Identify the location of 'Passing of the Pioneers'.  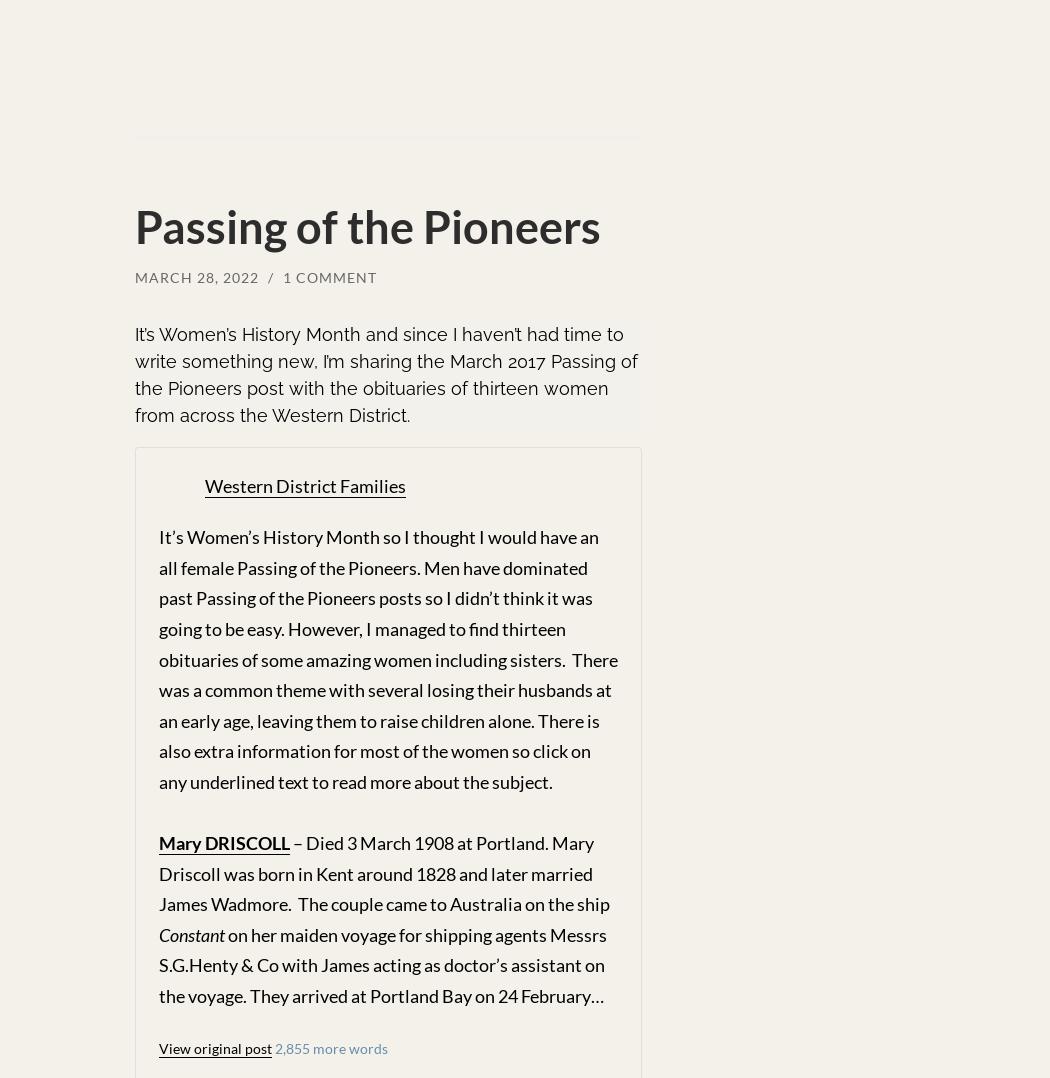
(367, 227).